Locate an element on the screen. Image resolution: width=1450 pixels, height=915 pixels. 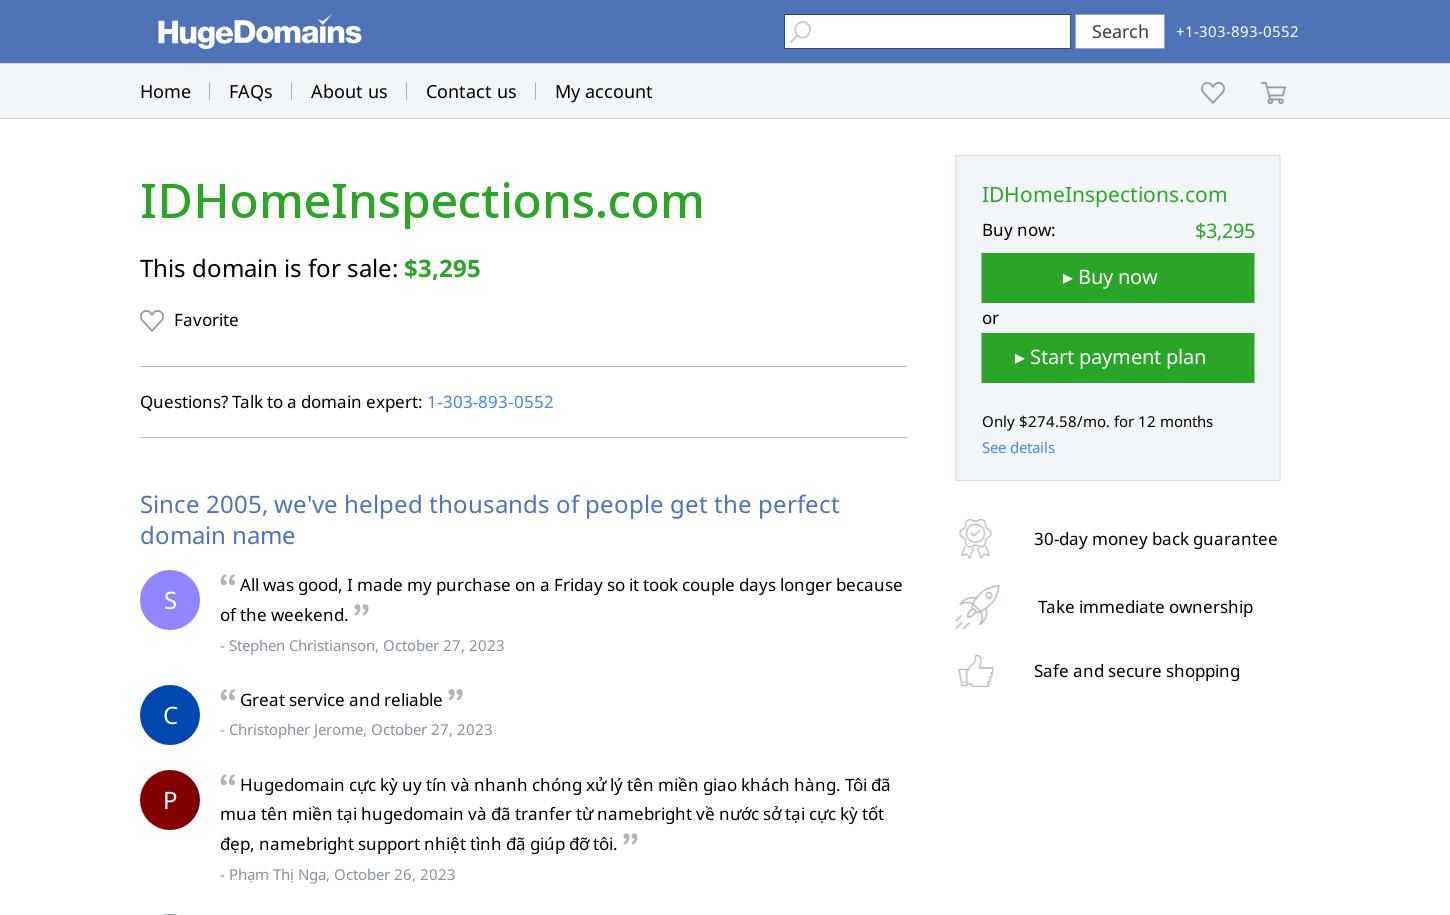
'This domain is for sale:' is located at coordinates (139, 266).